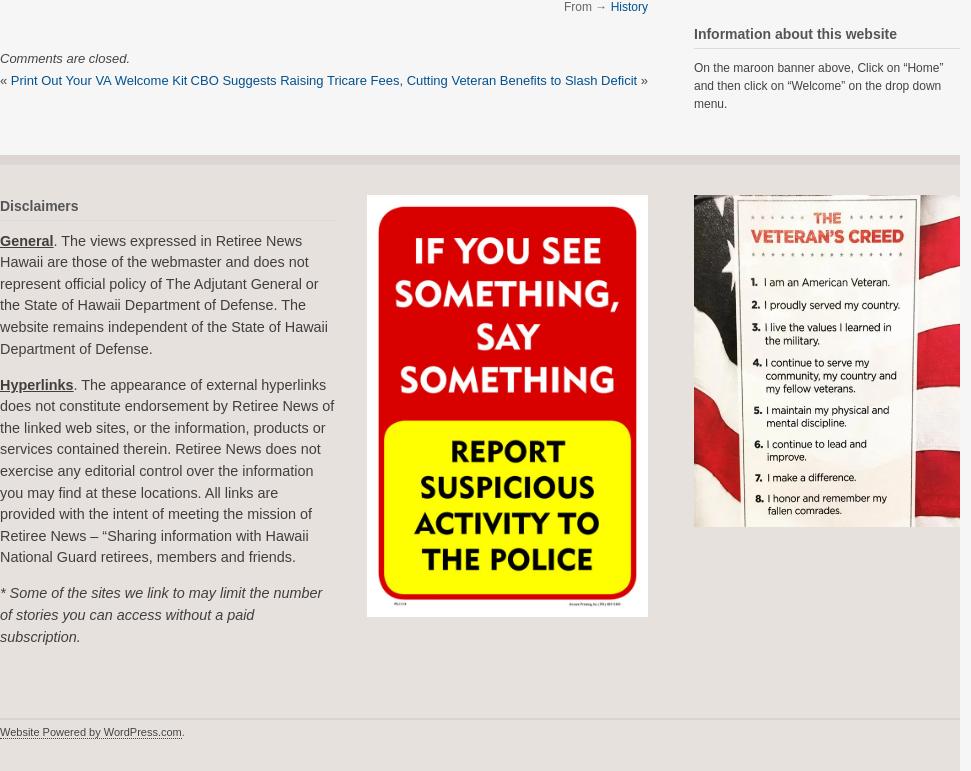 The height and width of the screenshot is (771, 971). I want to click on '. The views expressed in Retiree News Hawaii are those of the webmaster and does not represent official policy of The Adjutant General or the State of Hawaii Department of Defense. The website remains independent of the State of Hawaii Department of Defense.', so click(162, 292).